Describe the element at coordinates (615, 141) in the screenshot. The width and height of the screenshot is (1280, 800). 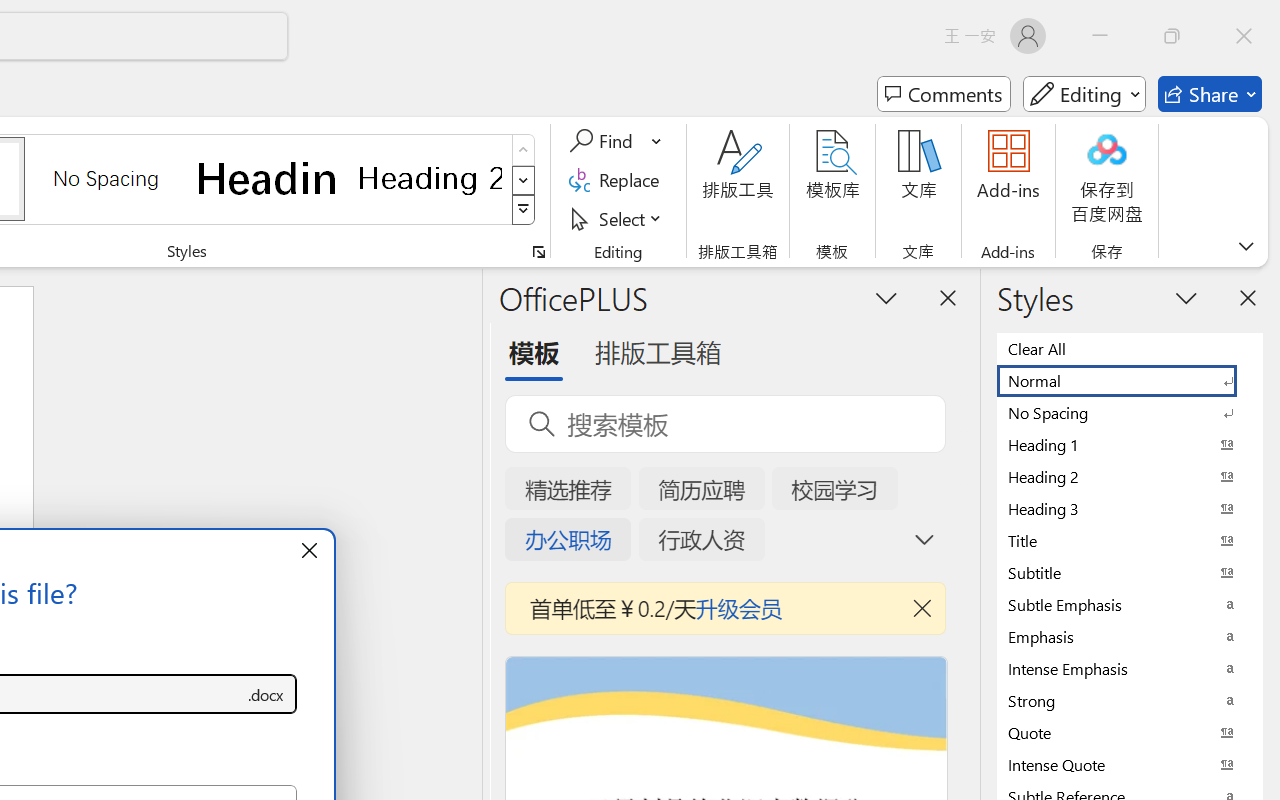
I see `'Find'` at that location.